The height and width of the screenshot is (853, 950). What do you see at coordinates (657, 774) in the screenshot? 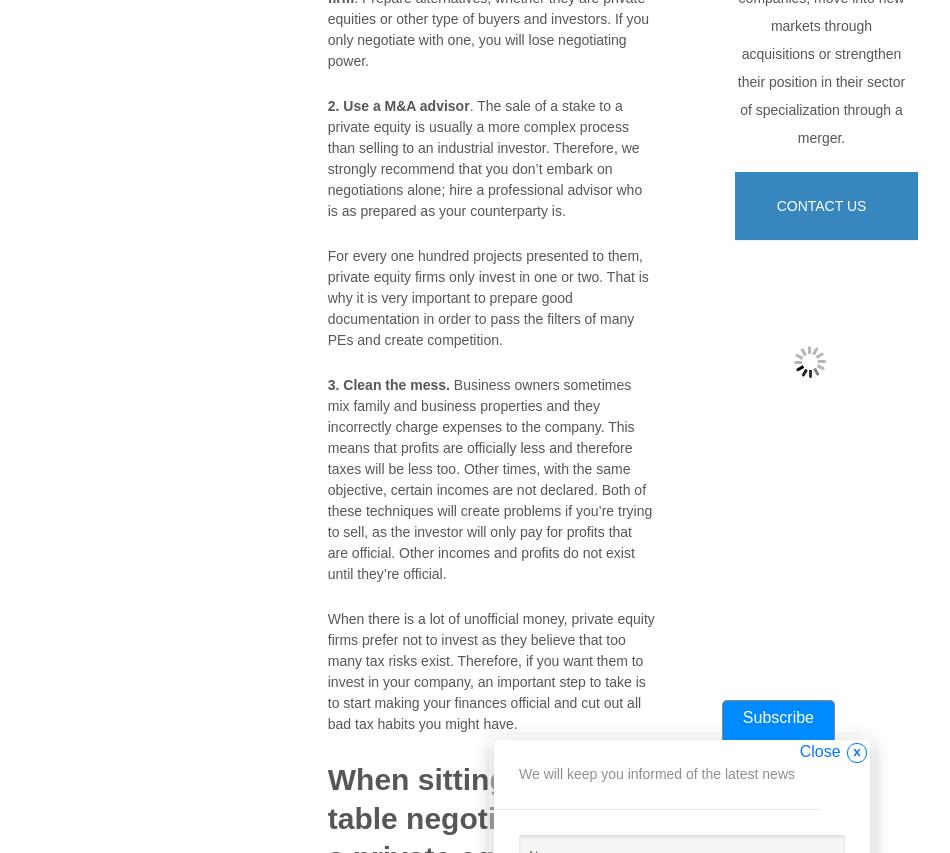
I see `'We will keep you informed of the latest news'` at bounding box center [657, 774].